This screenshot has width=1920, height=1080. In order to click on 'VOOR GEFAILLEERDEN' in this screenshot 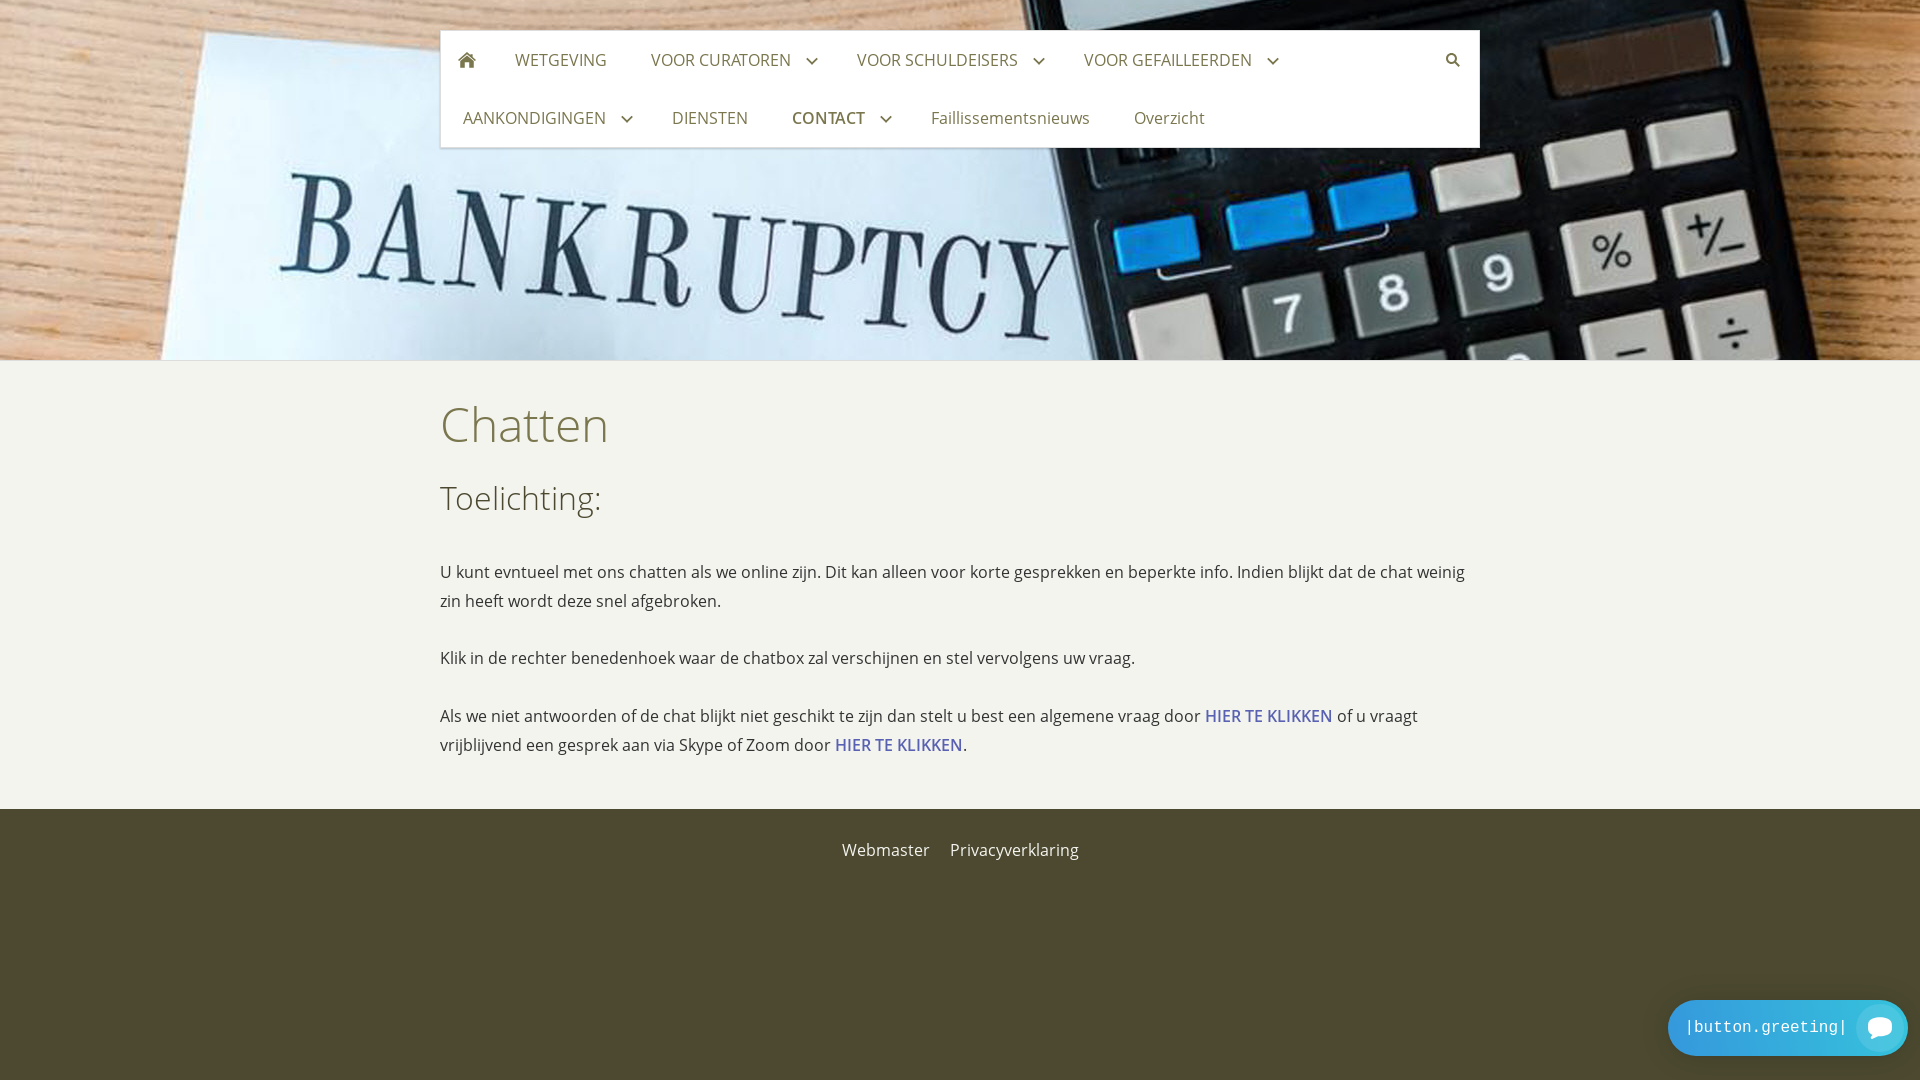, I will do `click(1179, 59)`.